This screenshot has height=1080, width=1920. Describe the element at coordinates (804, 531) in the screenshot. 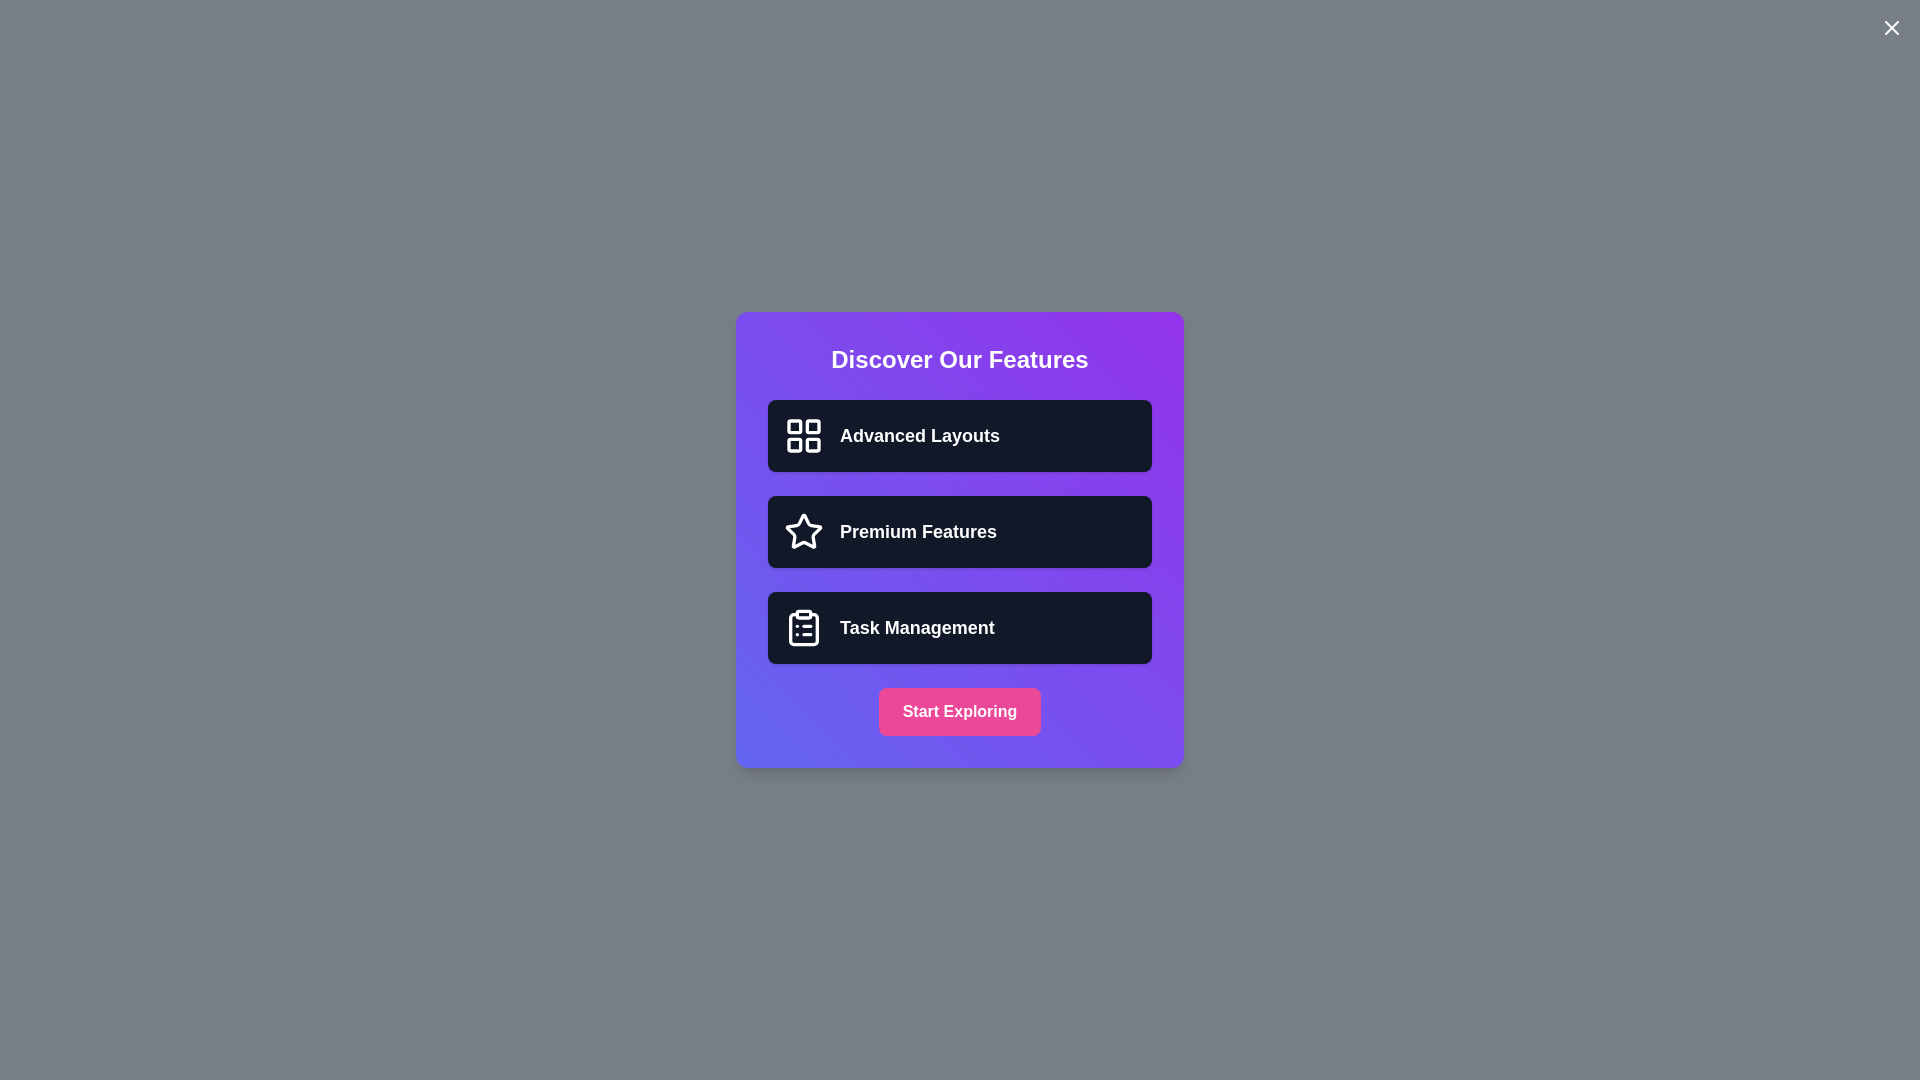

I see `the feature icon corresponding to Premium Features to provide visual feedback` at that location.